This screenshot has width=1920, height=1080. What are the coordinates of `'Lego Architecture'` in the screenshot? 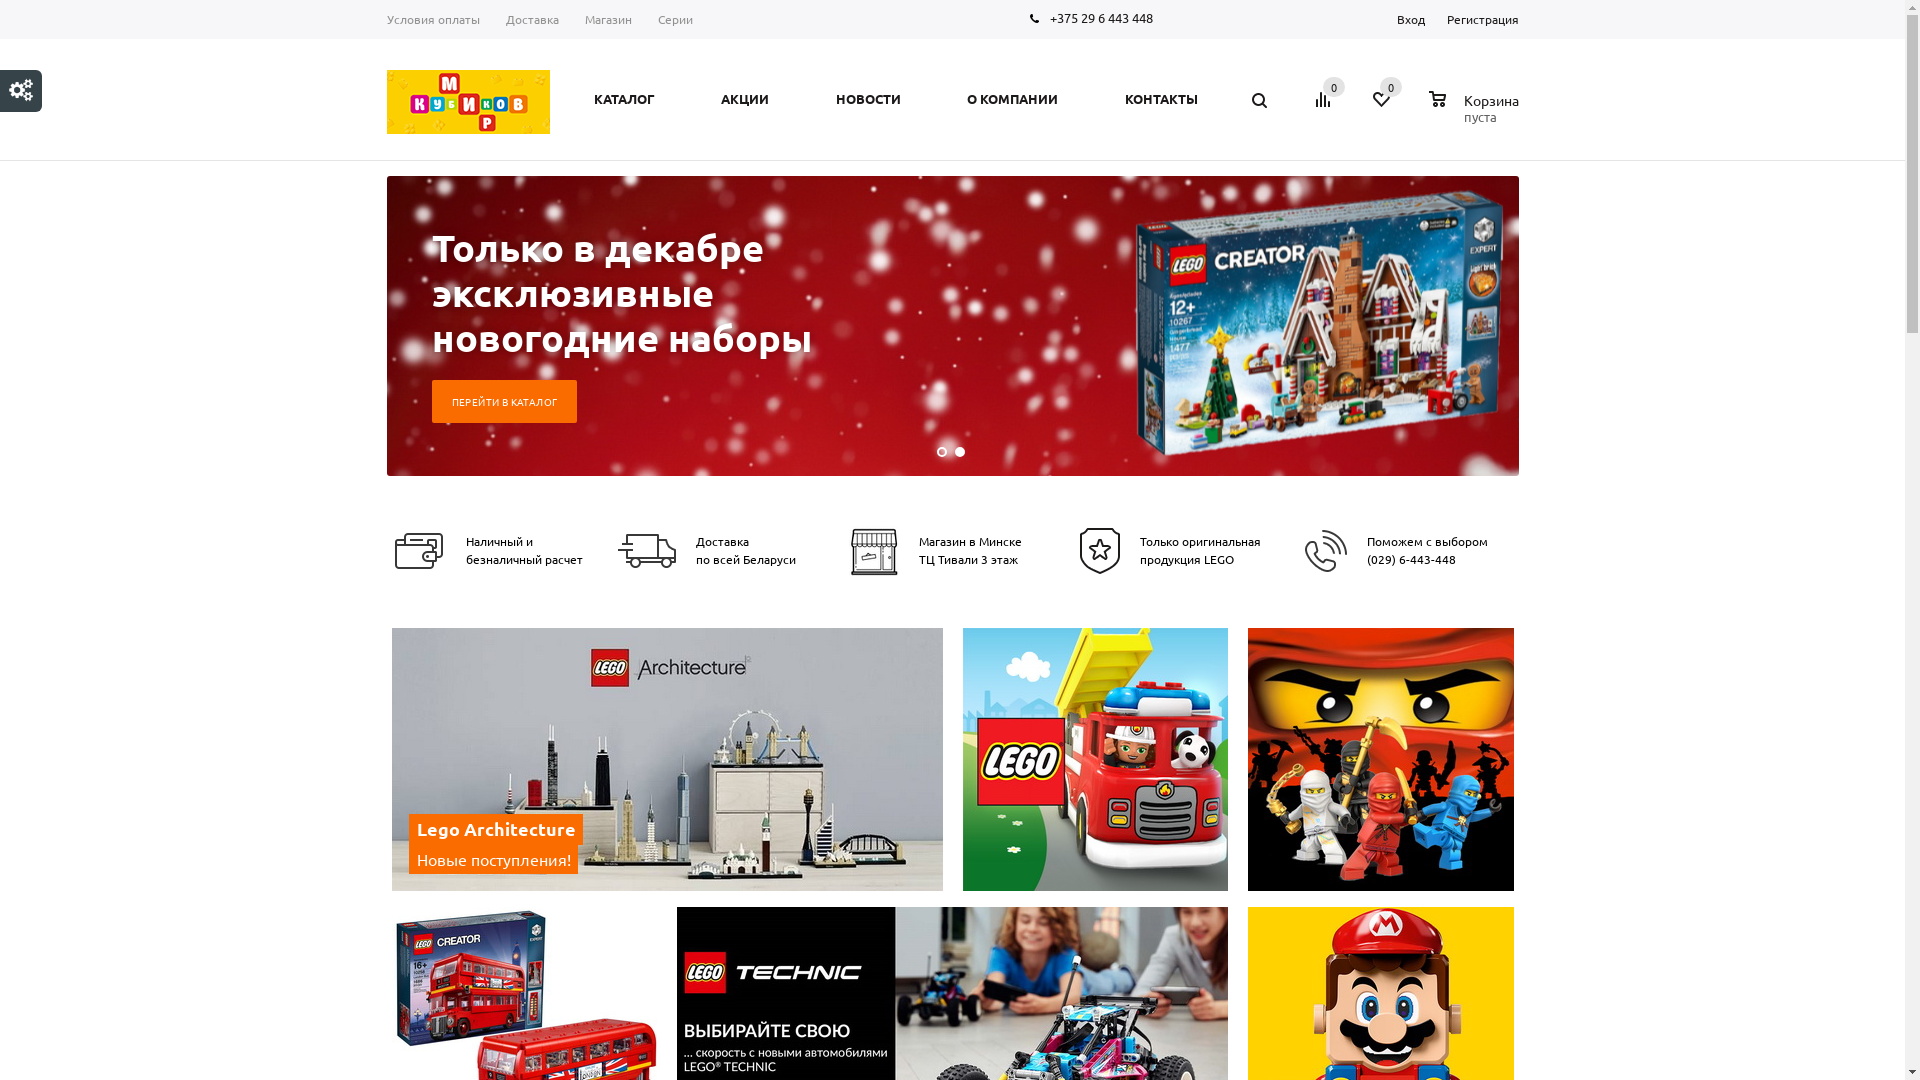 It's located at (670, 762).